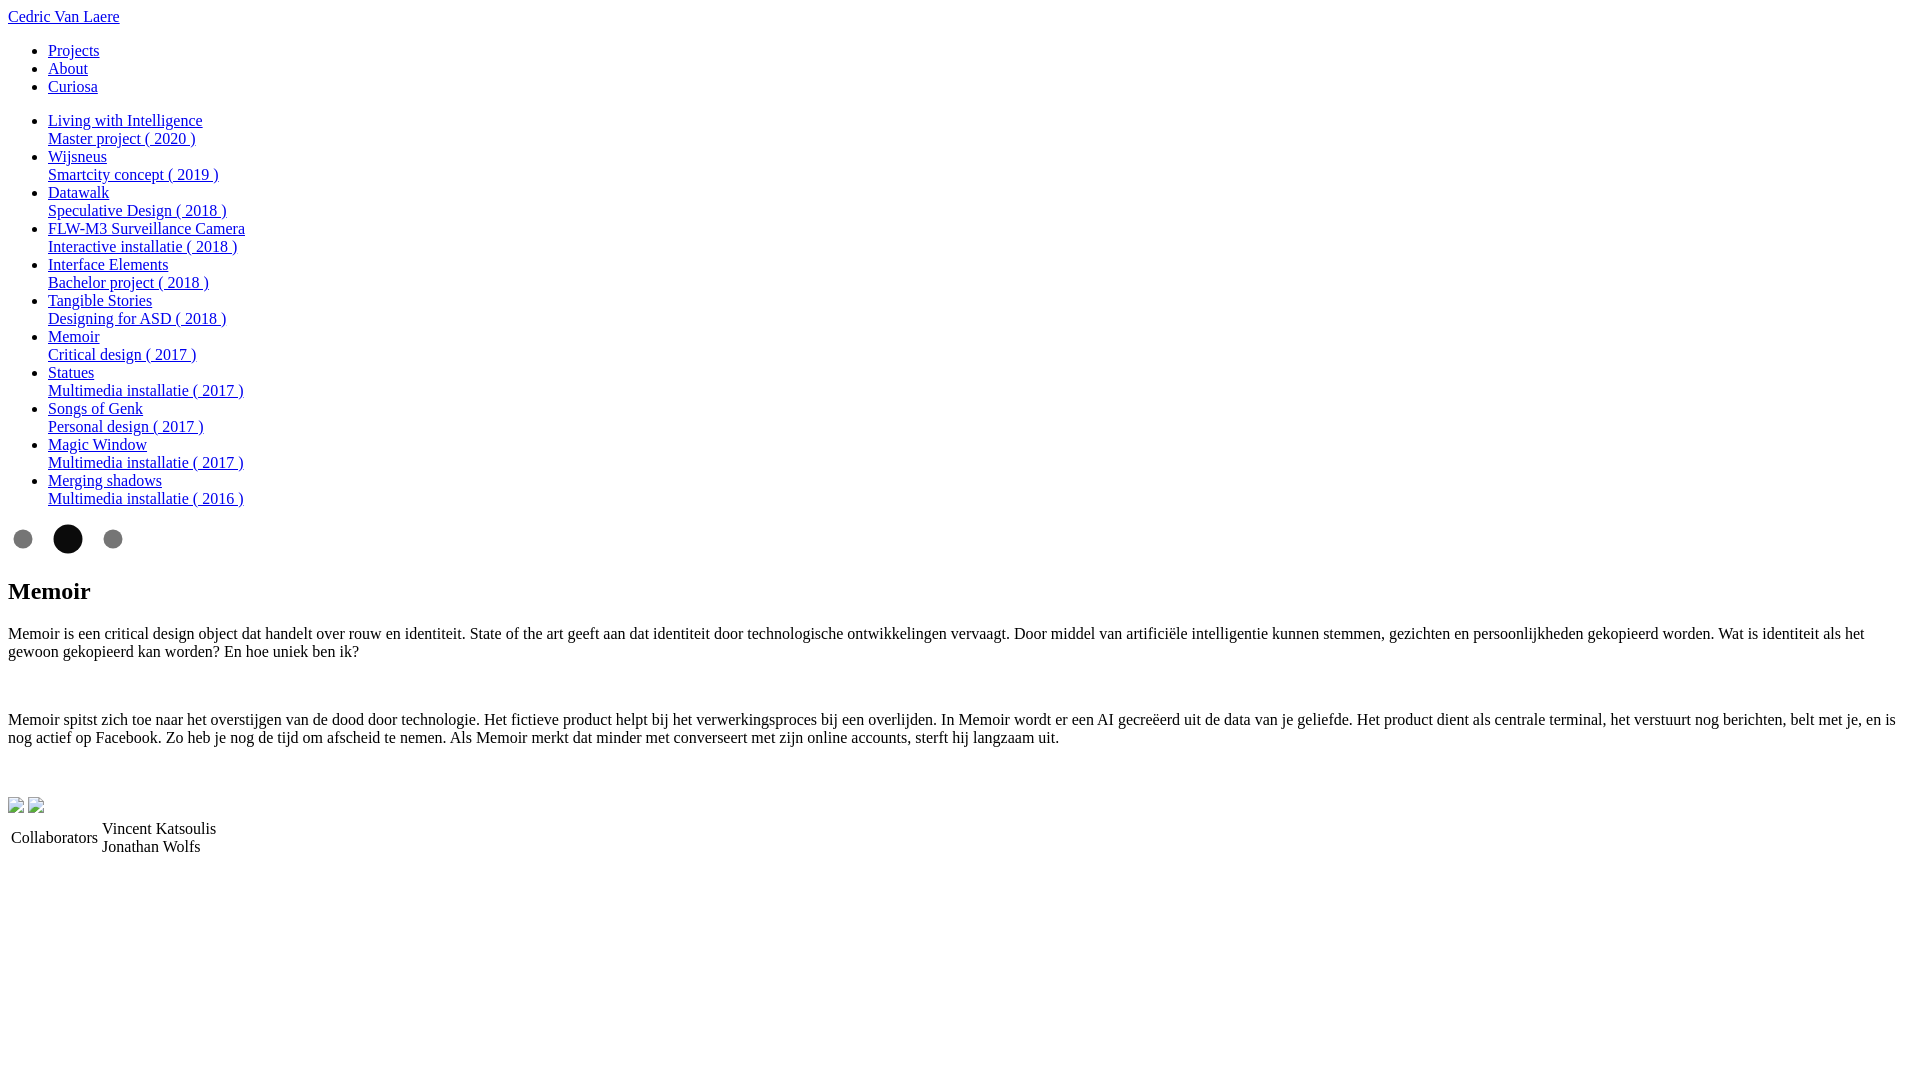  What do you see at coordinates (48, 192) in the screenshot?
I see `'Datawalk'` at bounding box center [48, 192].